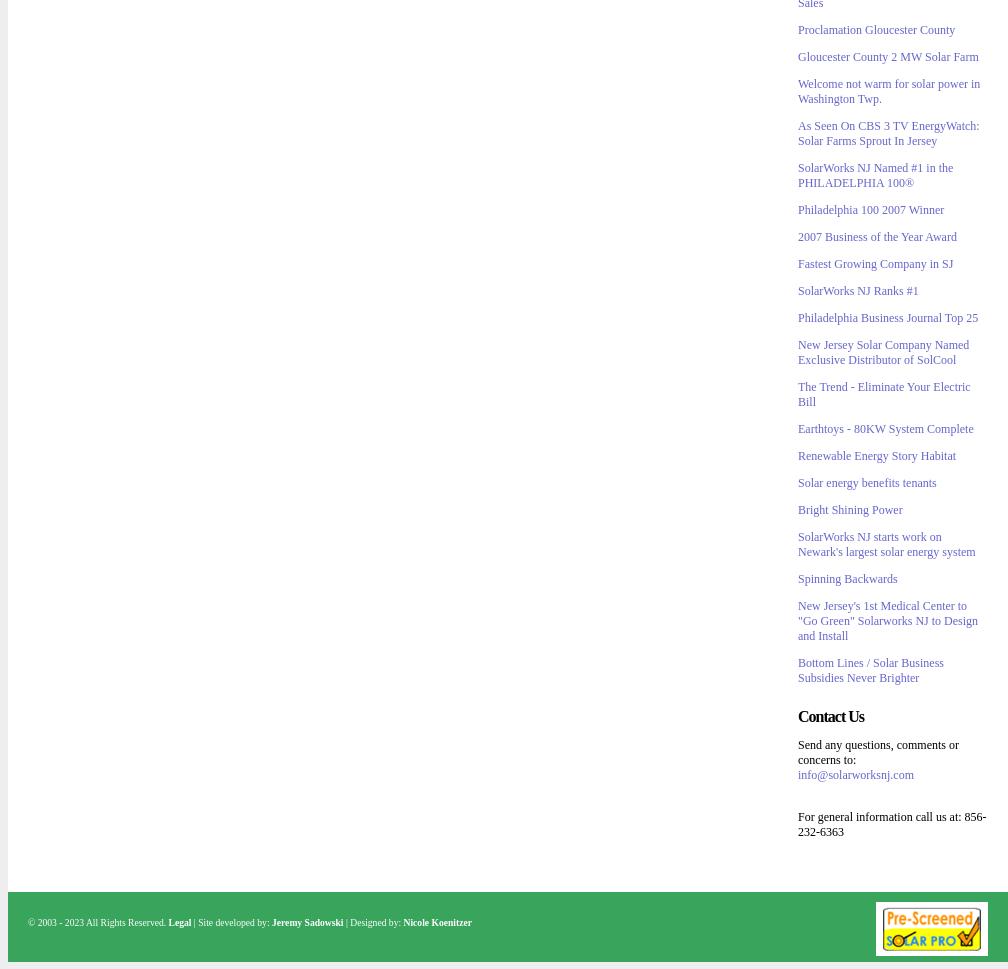 This screenshot has height=969, width=1008. Describe the element at coordinates (871, 209) in the screenshot. I see `'Philadelphia 100 2007 Winner'` at that location.